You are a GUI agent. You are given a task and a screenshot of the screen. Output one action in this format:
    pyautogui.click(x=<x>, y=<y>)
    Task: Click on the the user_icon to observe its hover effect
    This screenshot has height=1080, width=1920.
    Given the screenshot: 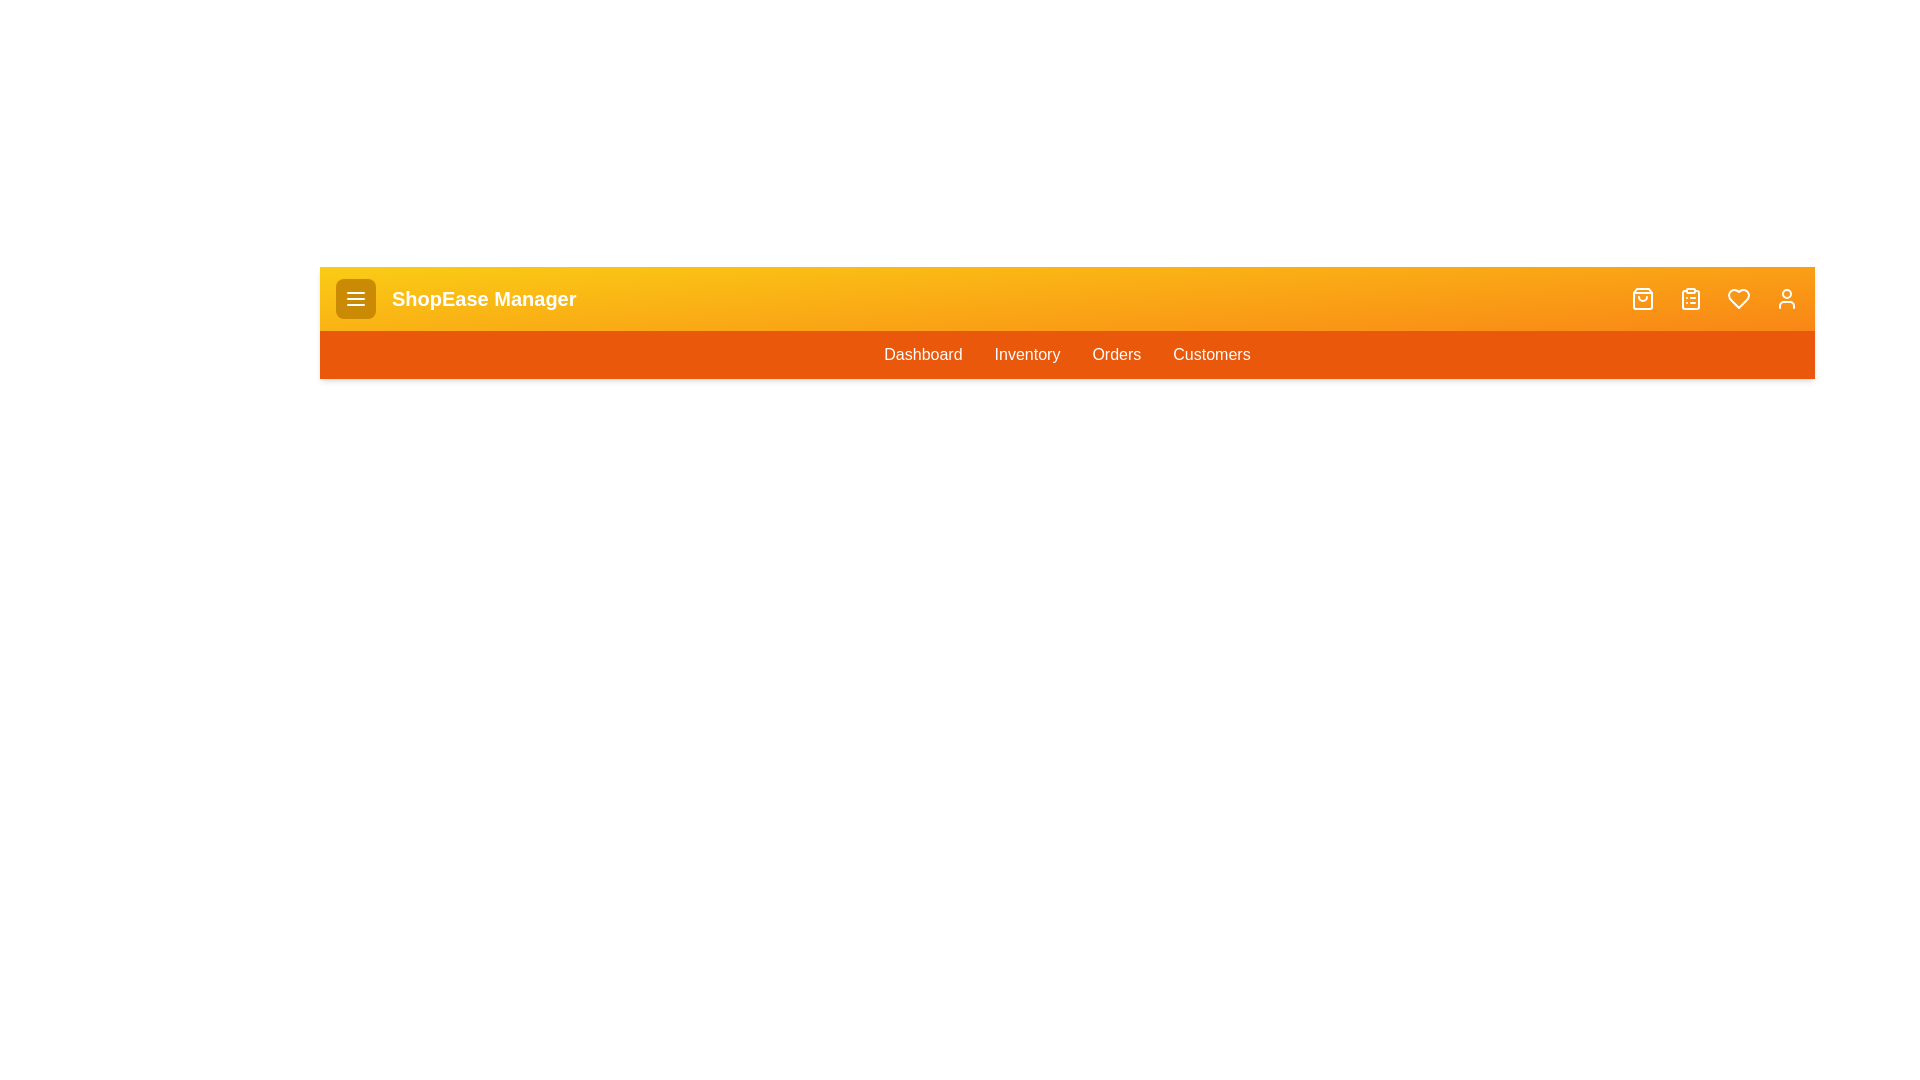 What is the action you would take?
    pyautogui.click(x=1786, y=299)
    